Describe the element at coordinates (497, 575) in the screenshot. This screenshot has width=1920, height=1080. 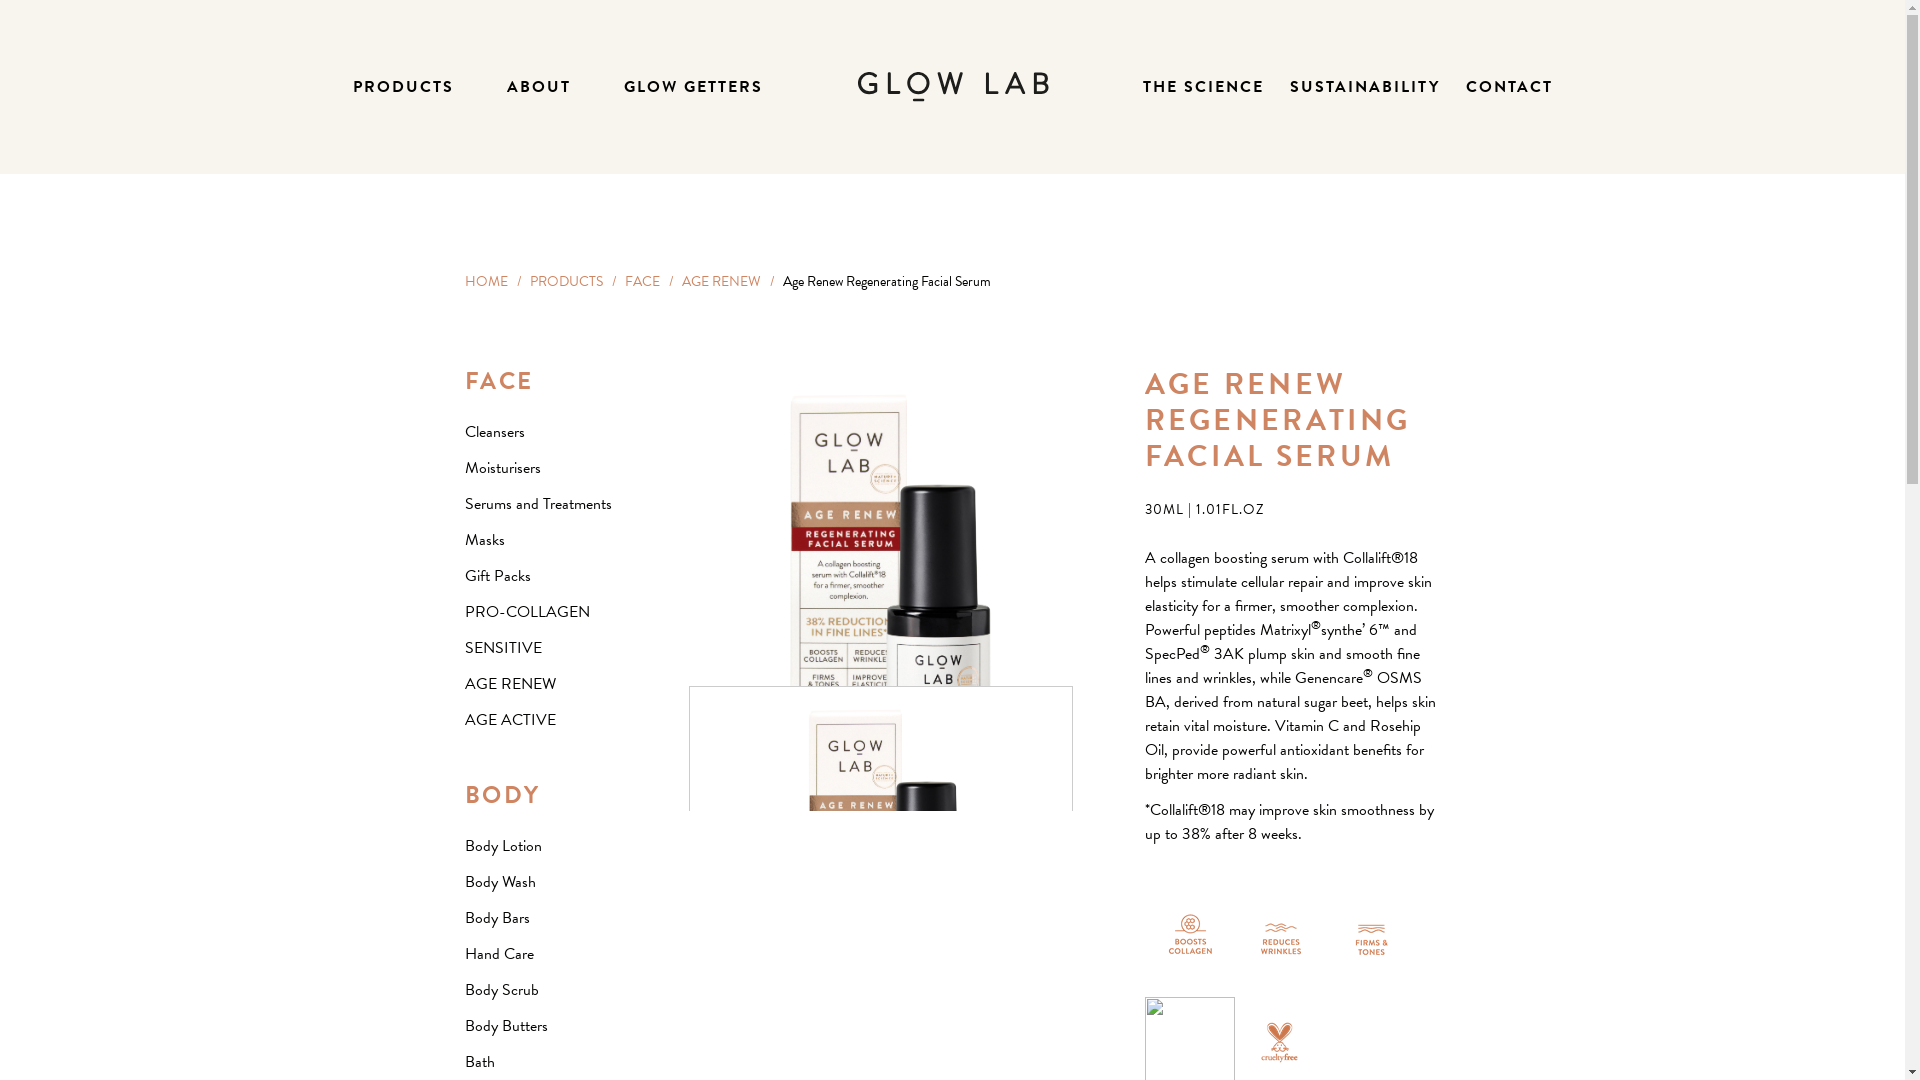
I see `'Gift Packs'` at that location.